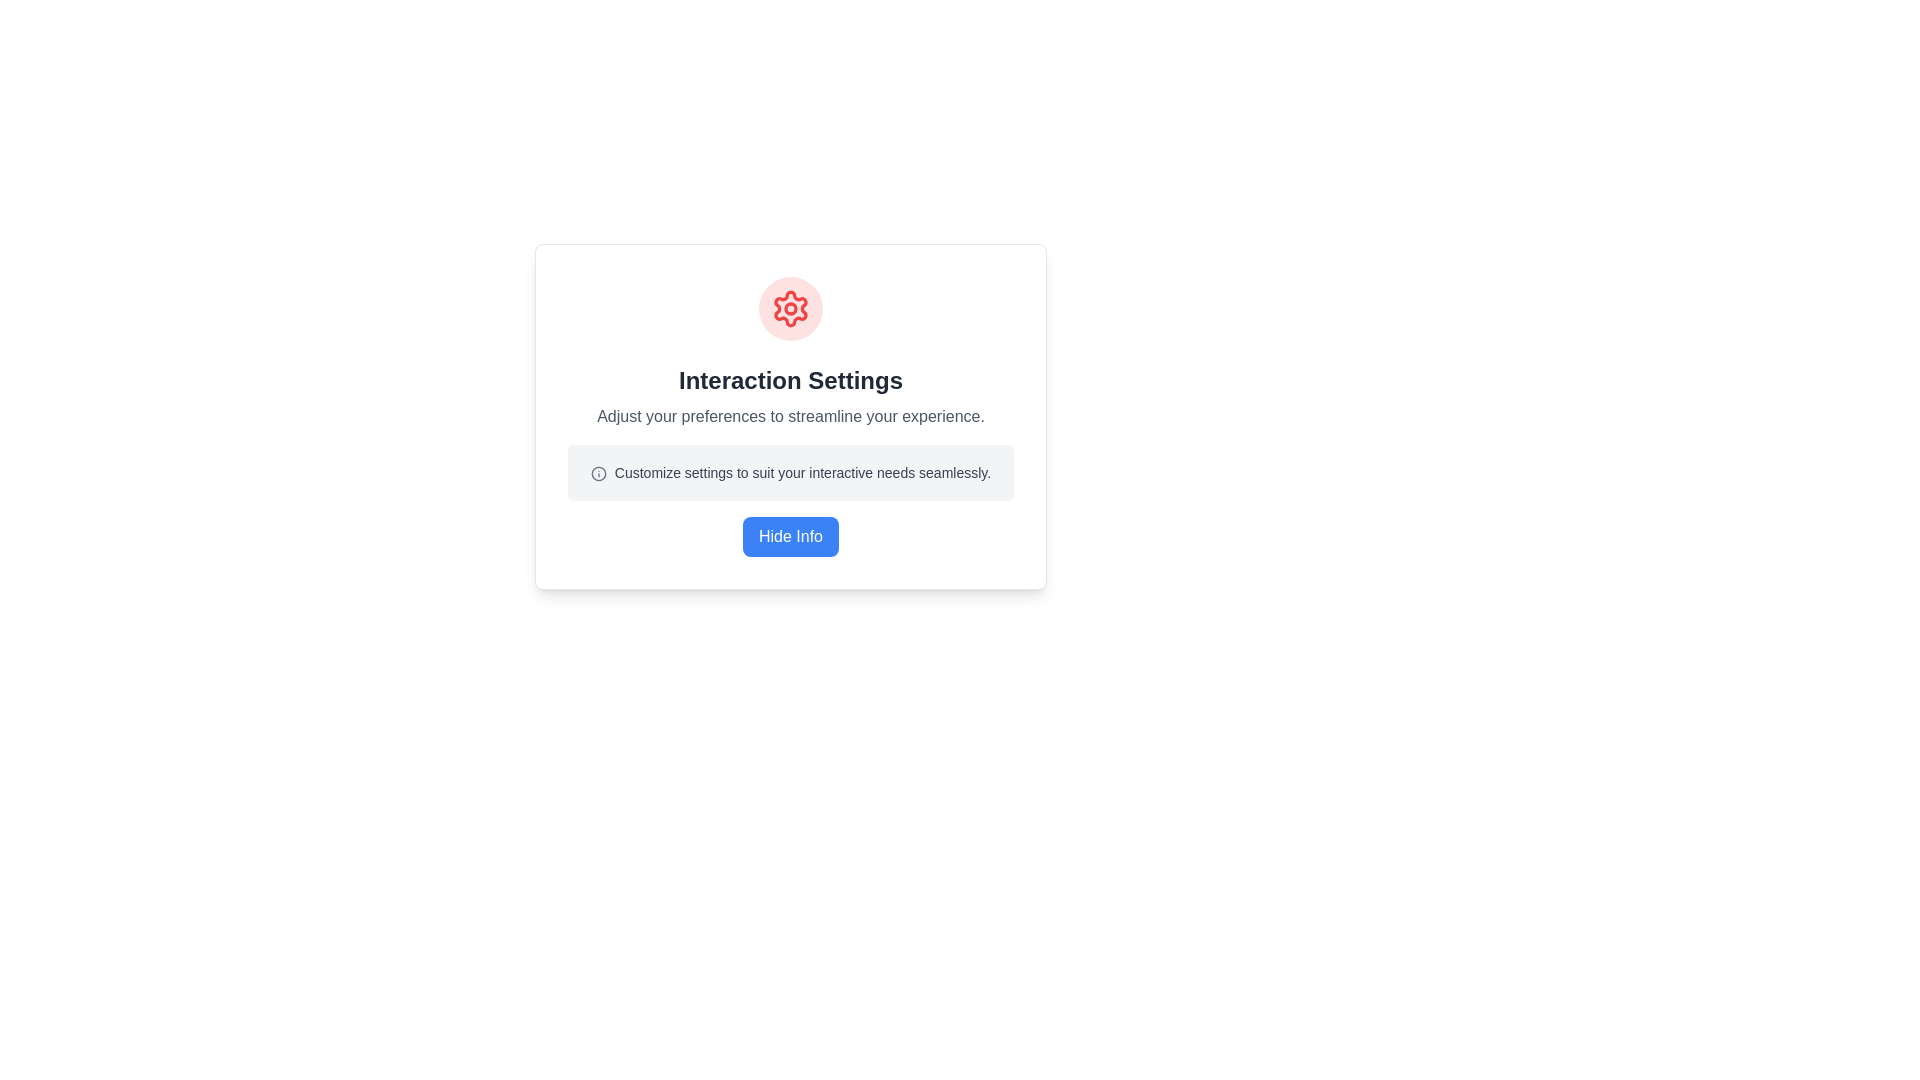 The image size is (1920, 1080). I want to click on the settings icon, which is centrally positioned within a red circular area above the 'Interaction Settings' section's heading in the content modal, so click(790, 308).